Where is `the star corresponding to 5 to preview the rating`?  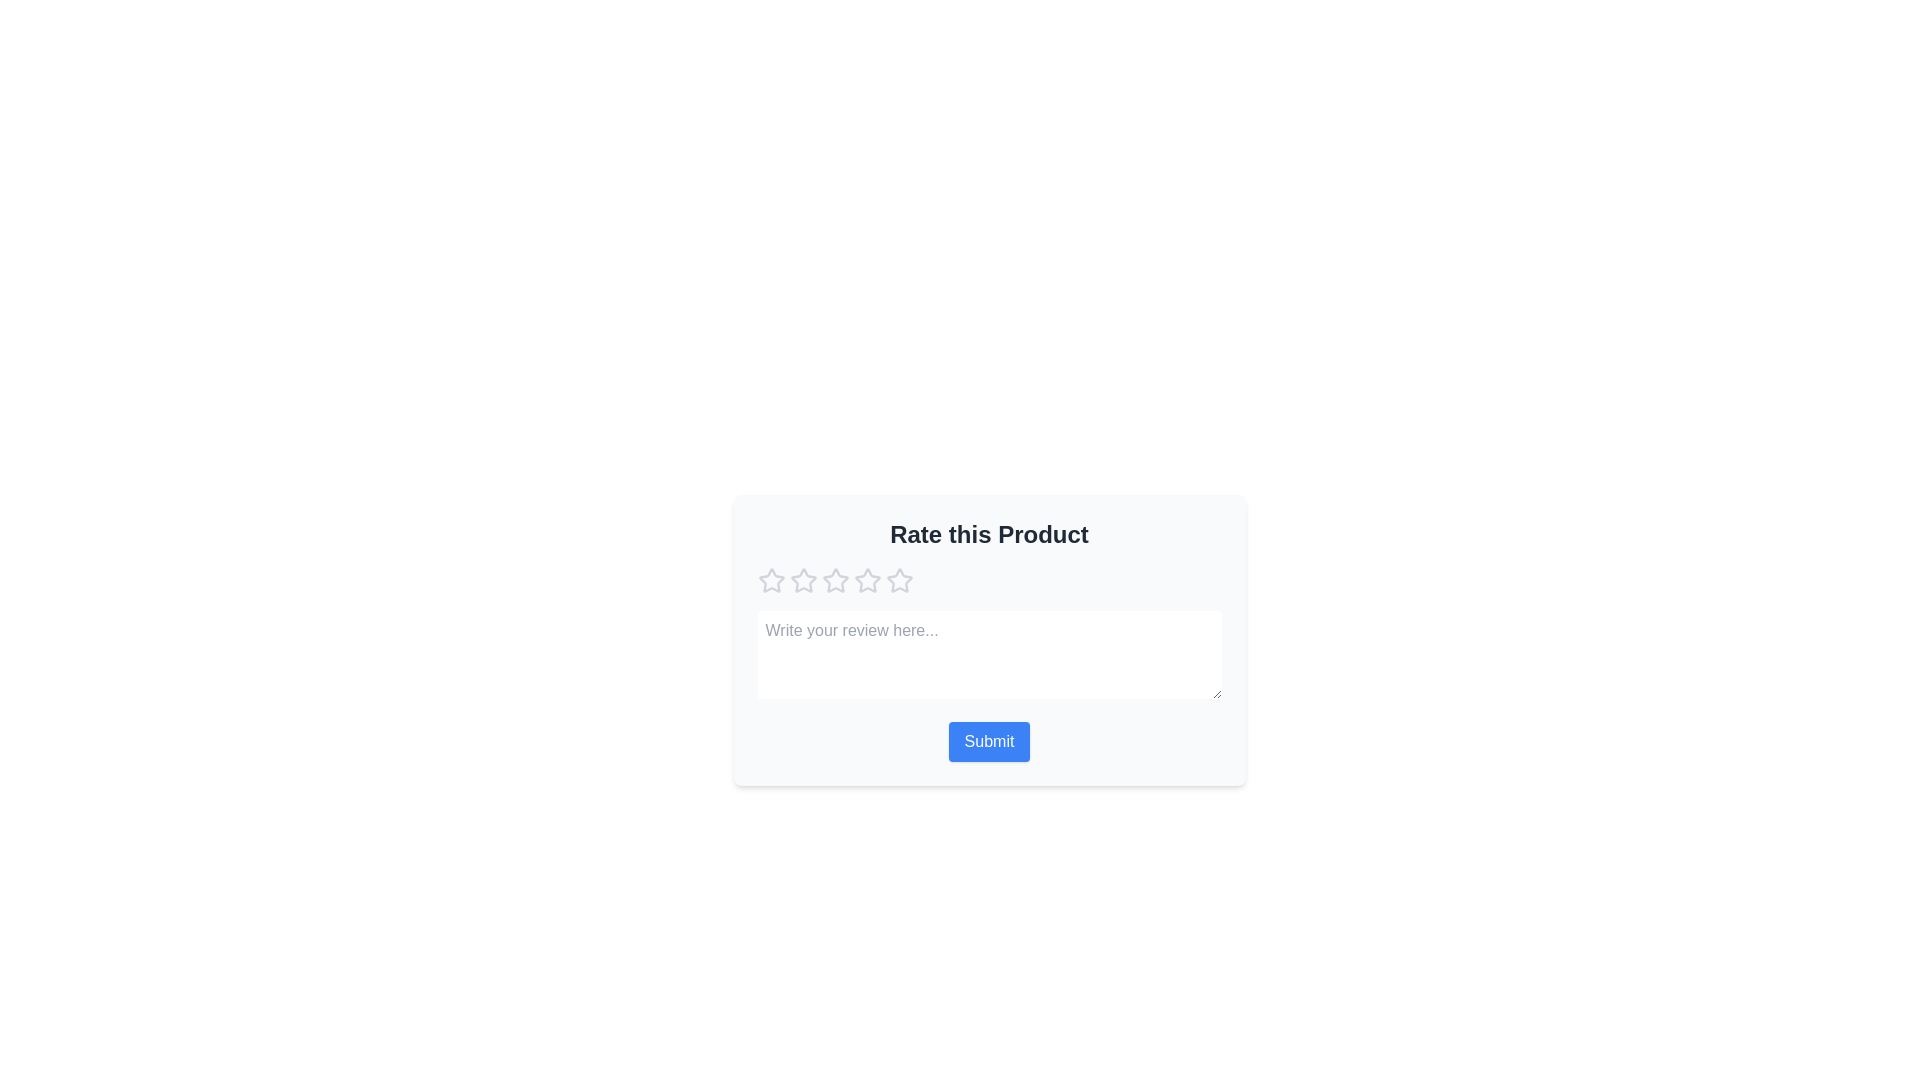 the star corresponding to 5 to preview the rating is located at coordinates (898, 581).